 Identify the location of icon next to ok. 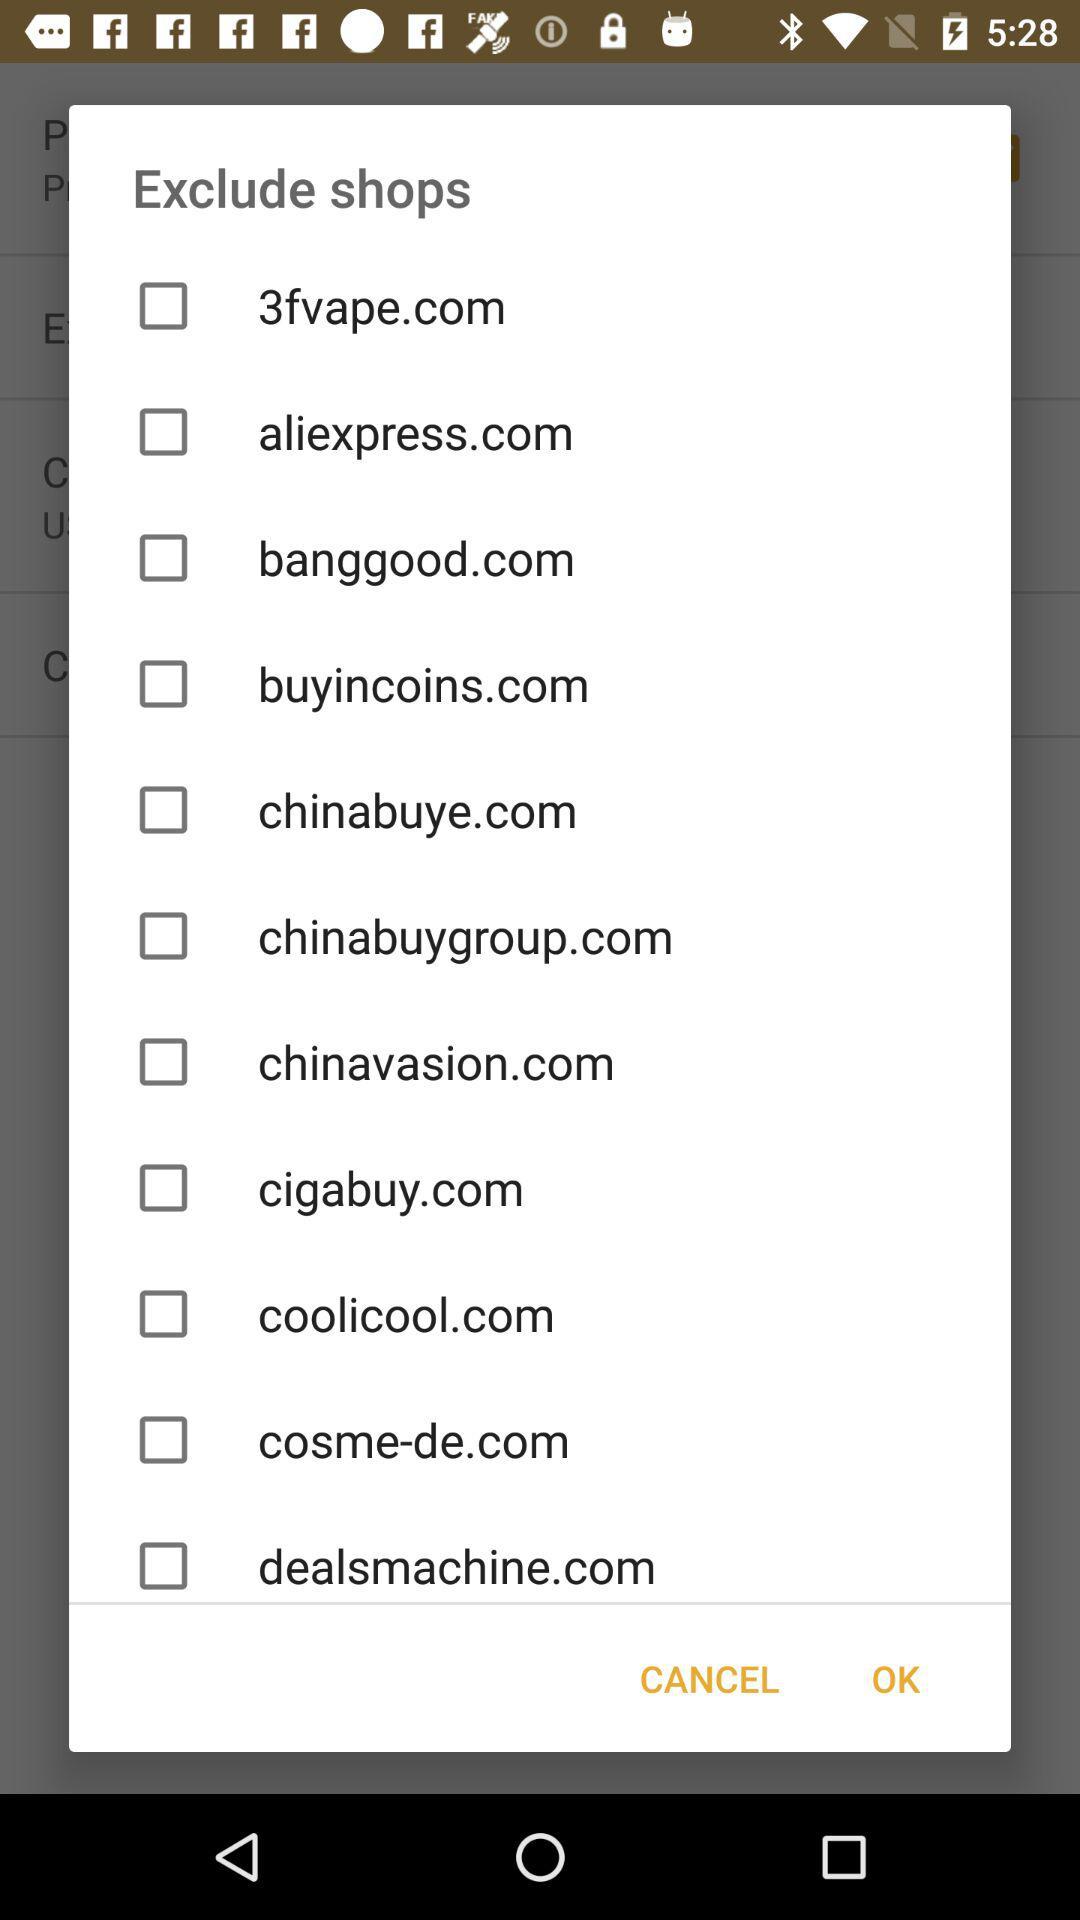
(708, 1678).